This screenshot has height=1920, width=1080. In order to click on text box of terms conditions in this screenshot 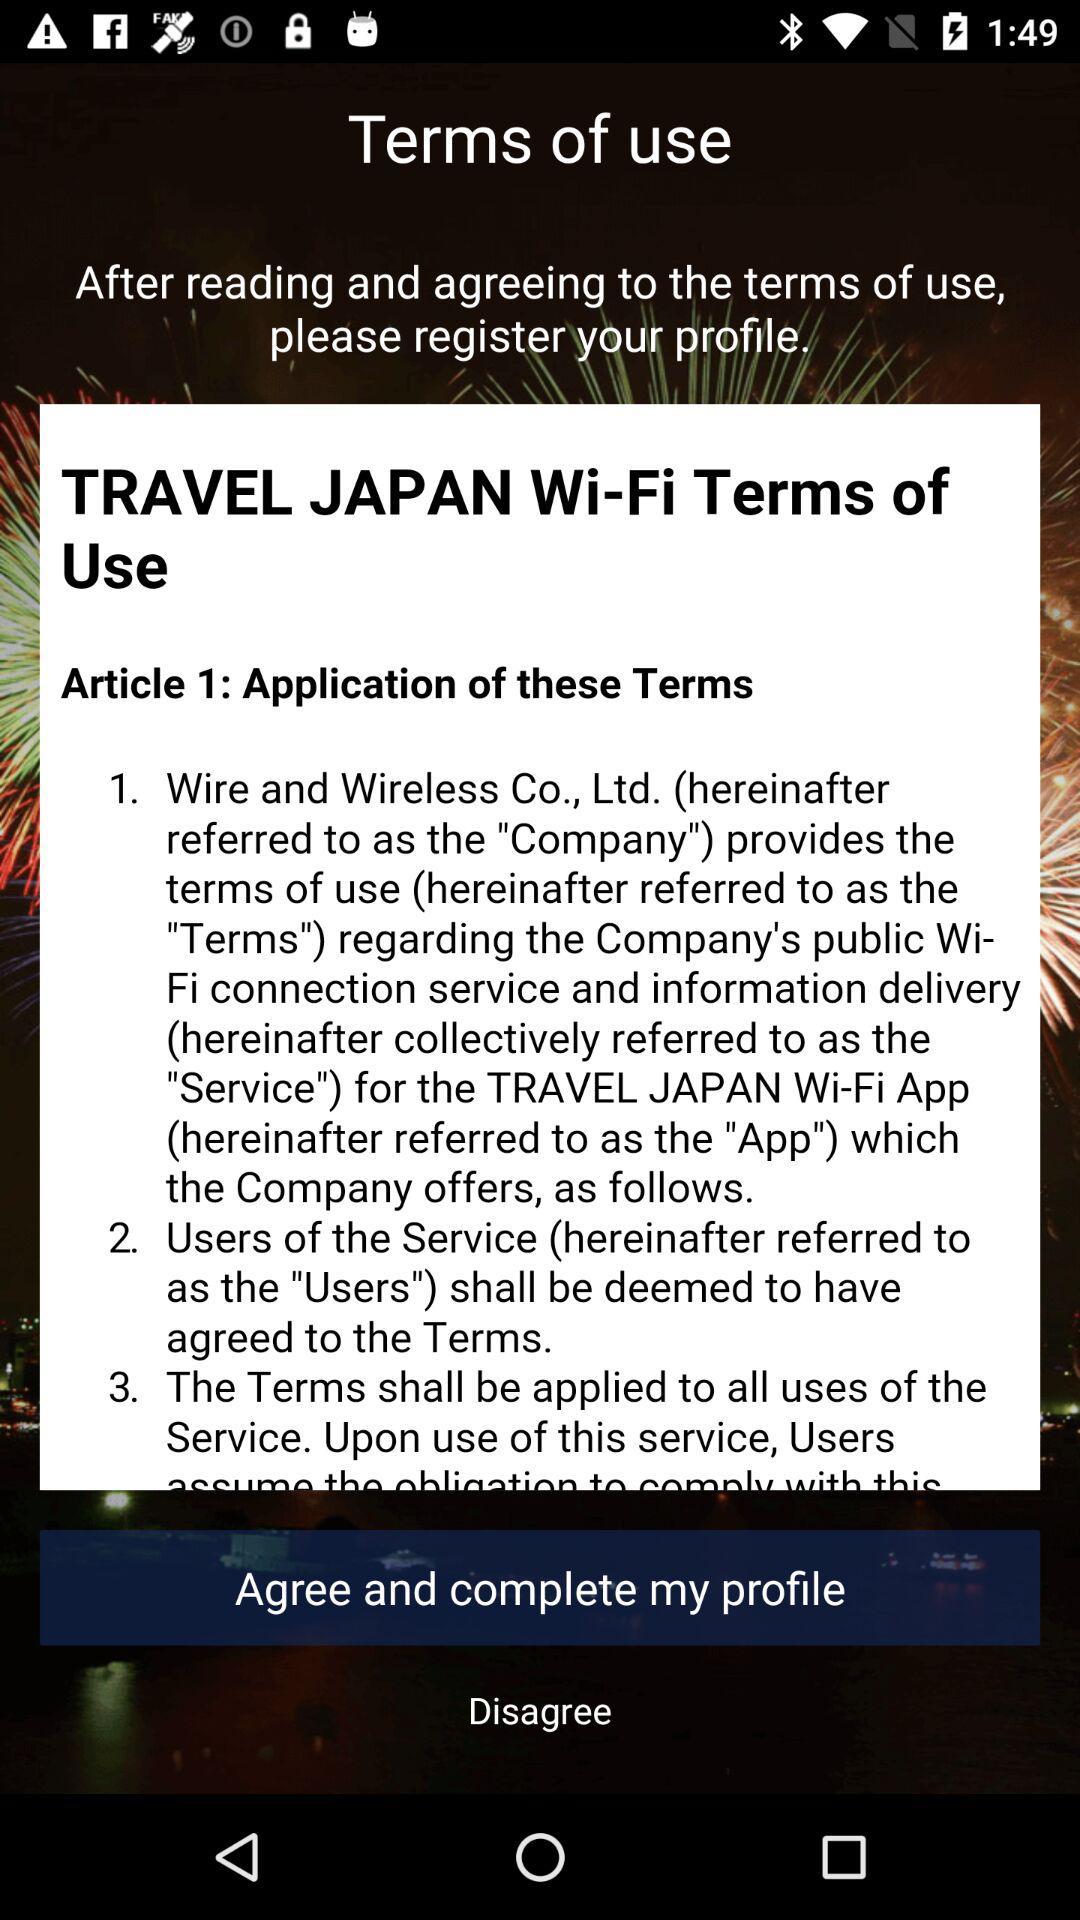, I will do `click(540, 946)`.